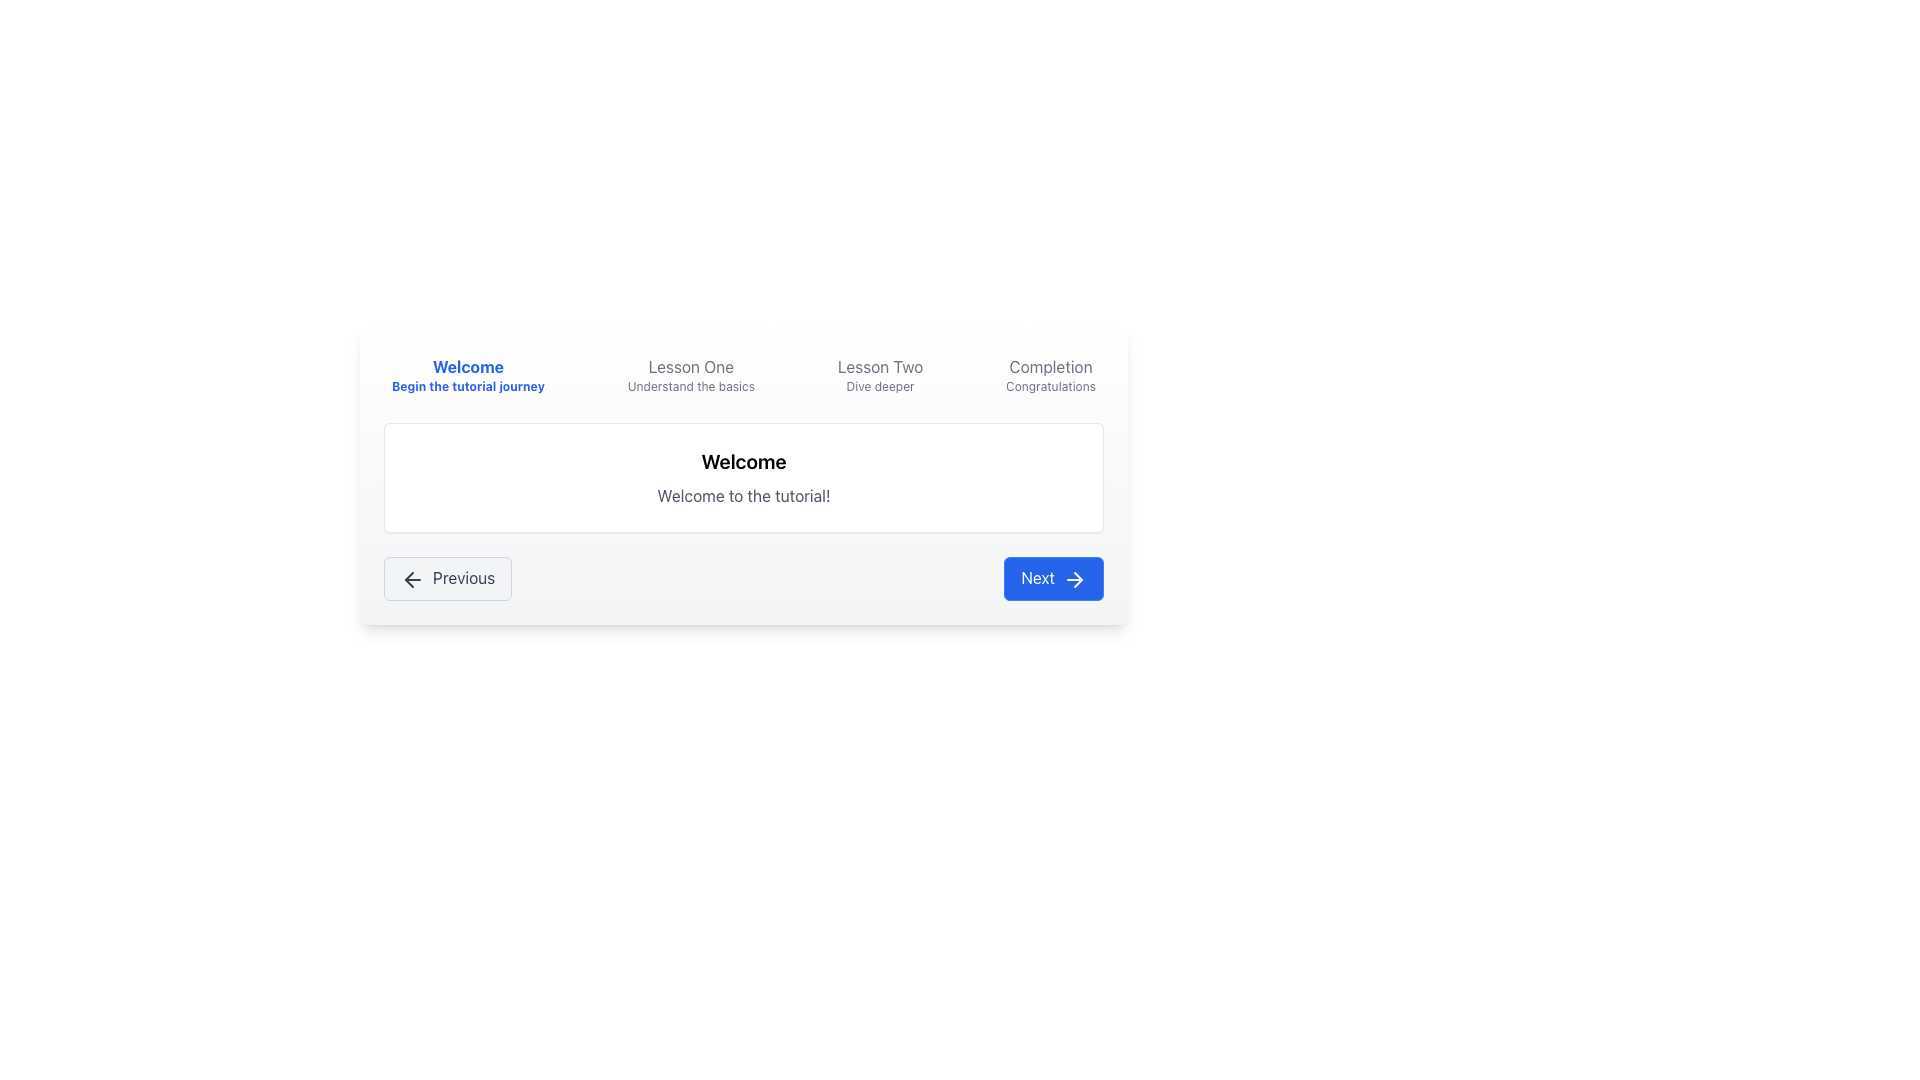  Describe the element at coordinates (411, 578) in the screenshot. I see `the left-facing arrow icon within a circular outline, located immediately to the left of the 'Previous' text in the bottom-left corner of the interface` at that location.